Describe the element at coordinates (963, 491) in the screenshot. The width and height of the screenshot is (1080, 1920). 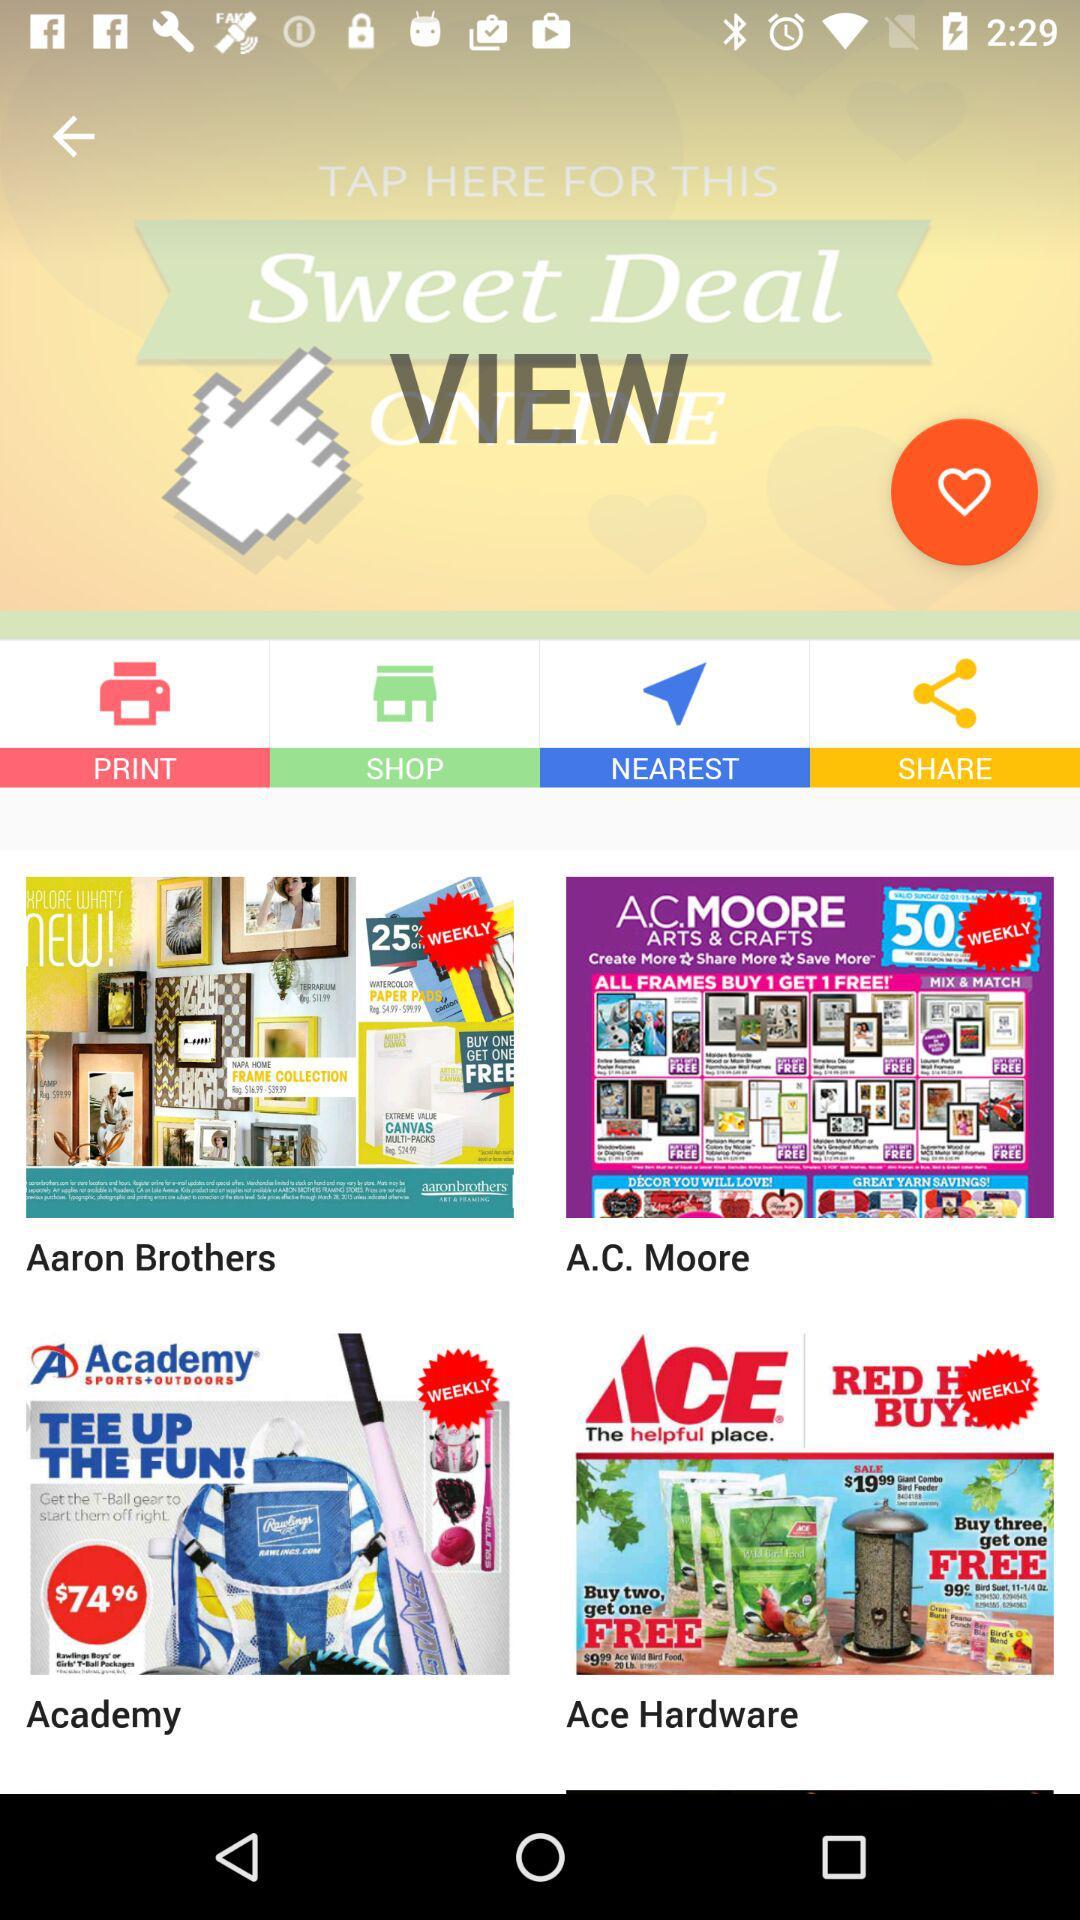
I see `the favorite icon` at that location.